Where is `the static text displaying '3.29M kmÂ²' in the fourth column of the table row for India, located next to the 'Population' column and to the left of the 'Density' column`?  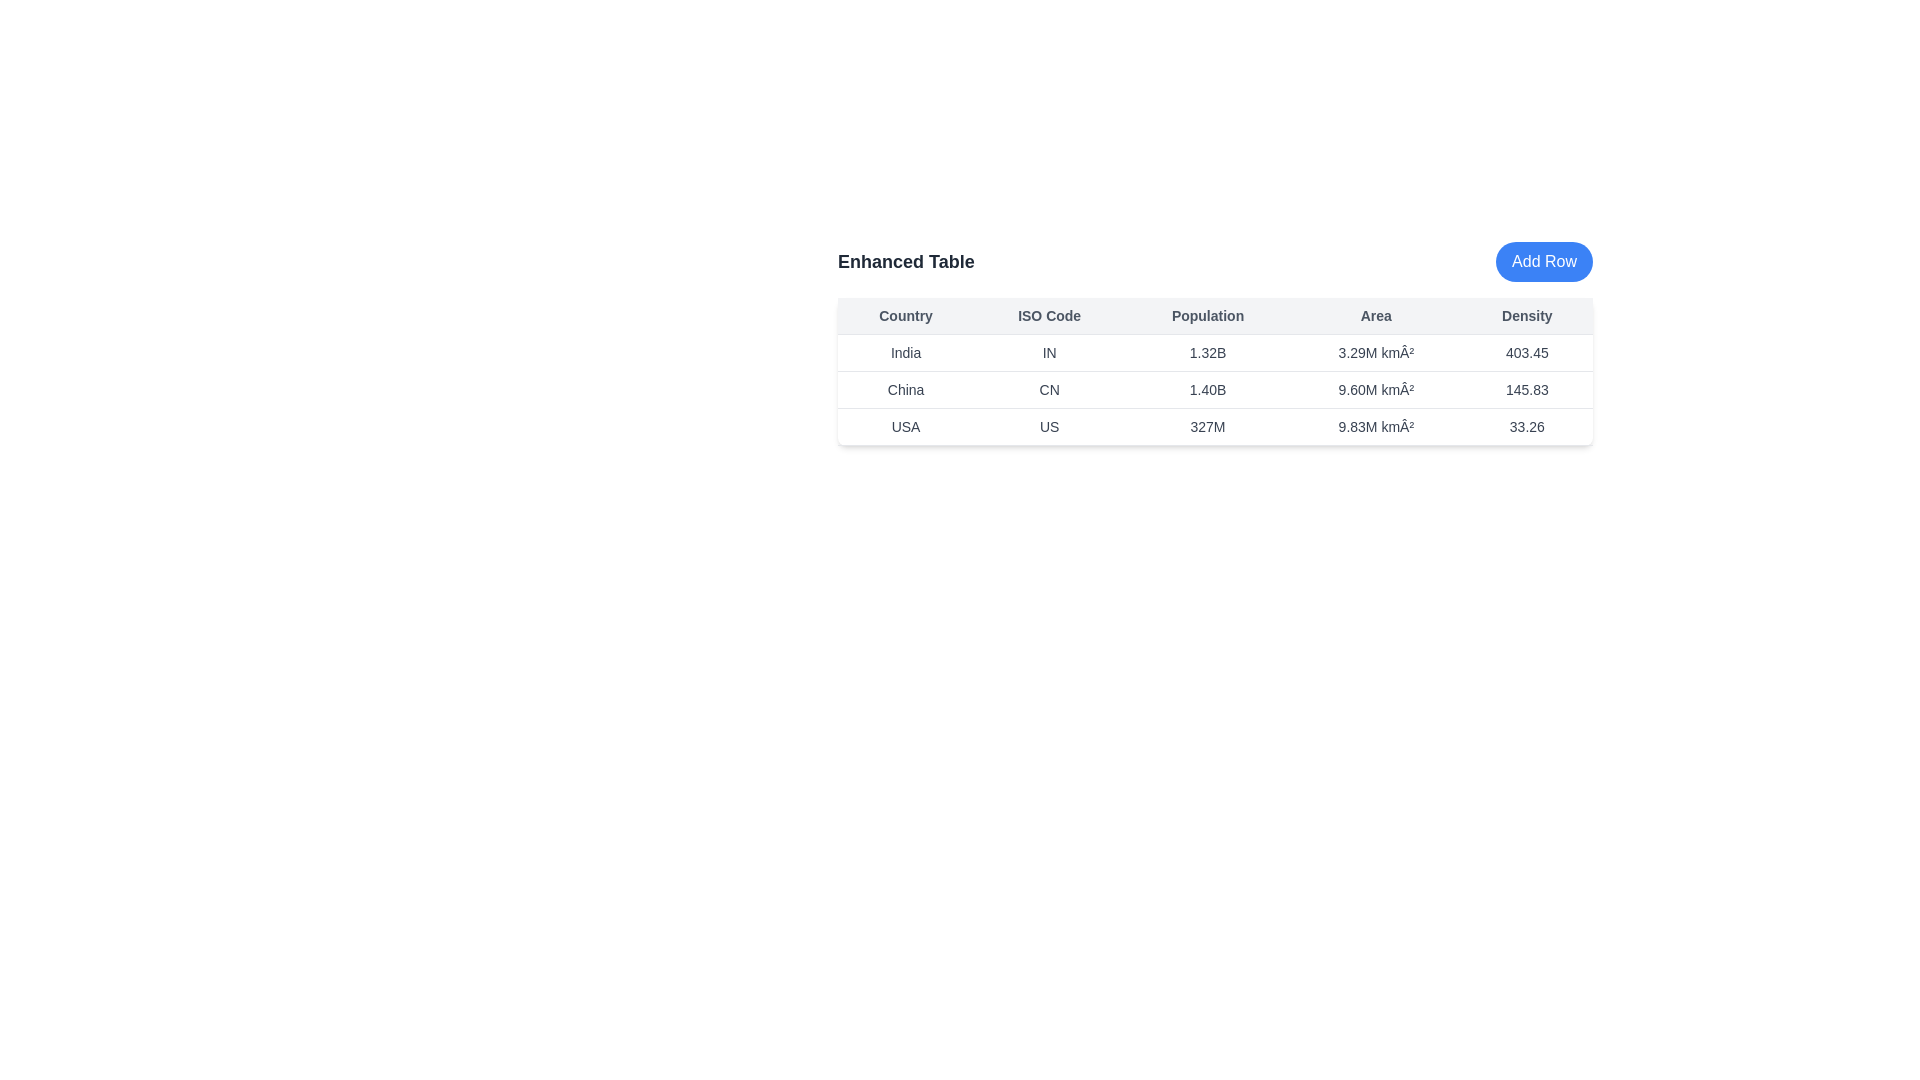
the static text displaying '3.29M kmÂ²' in the fourth column of the table row for India, located next to the 'Population' column and to the left of the 'Density' column is located at coordinates (1375, 352).